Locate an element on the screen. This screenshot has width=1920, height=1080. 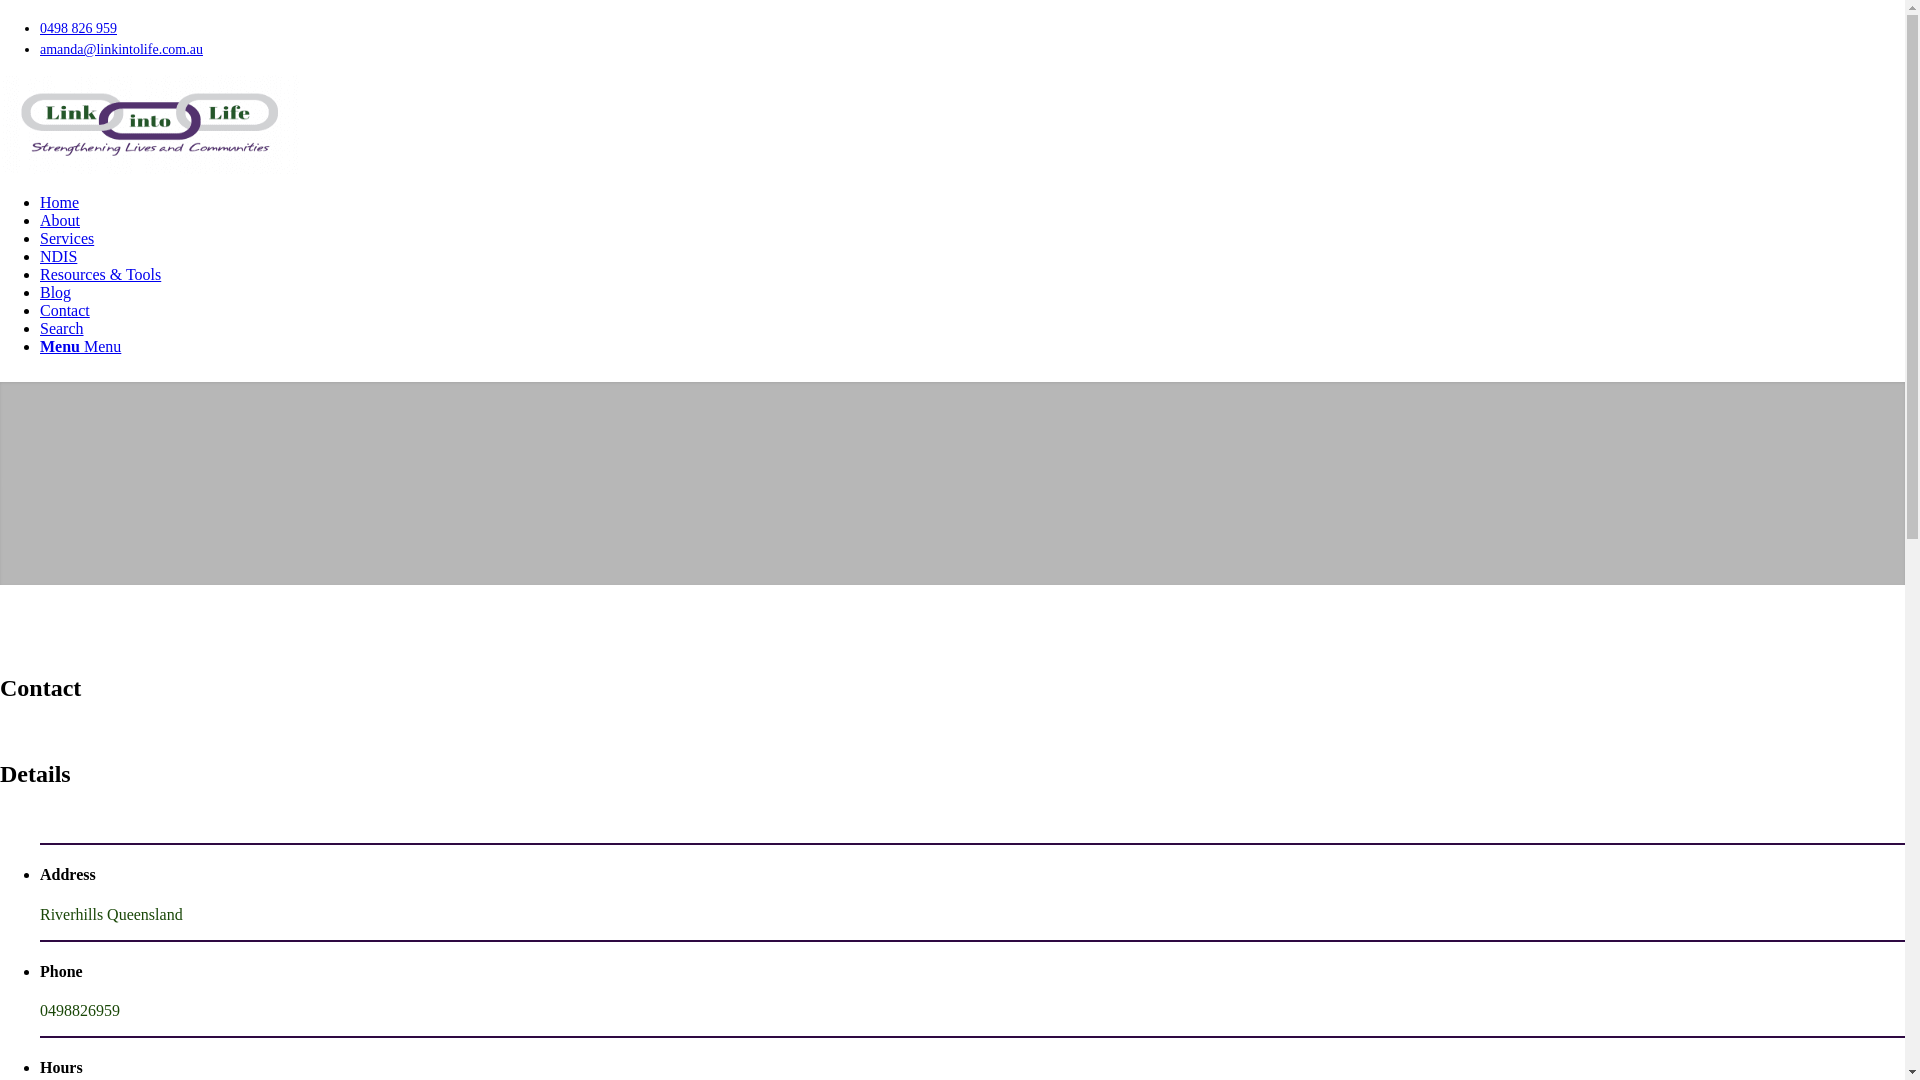
'NDIS' is located at coordinates (58, 255).